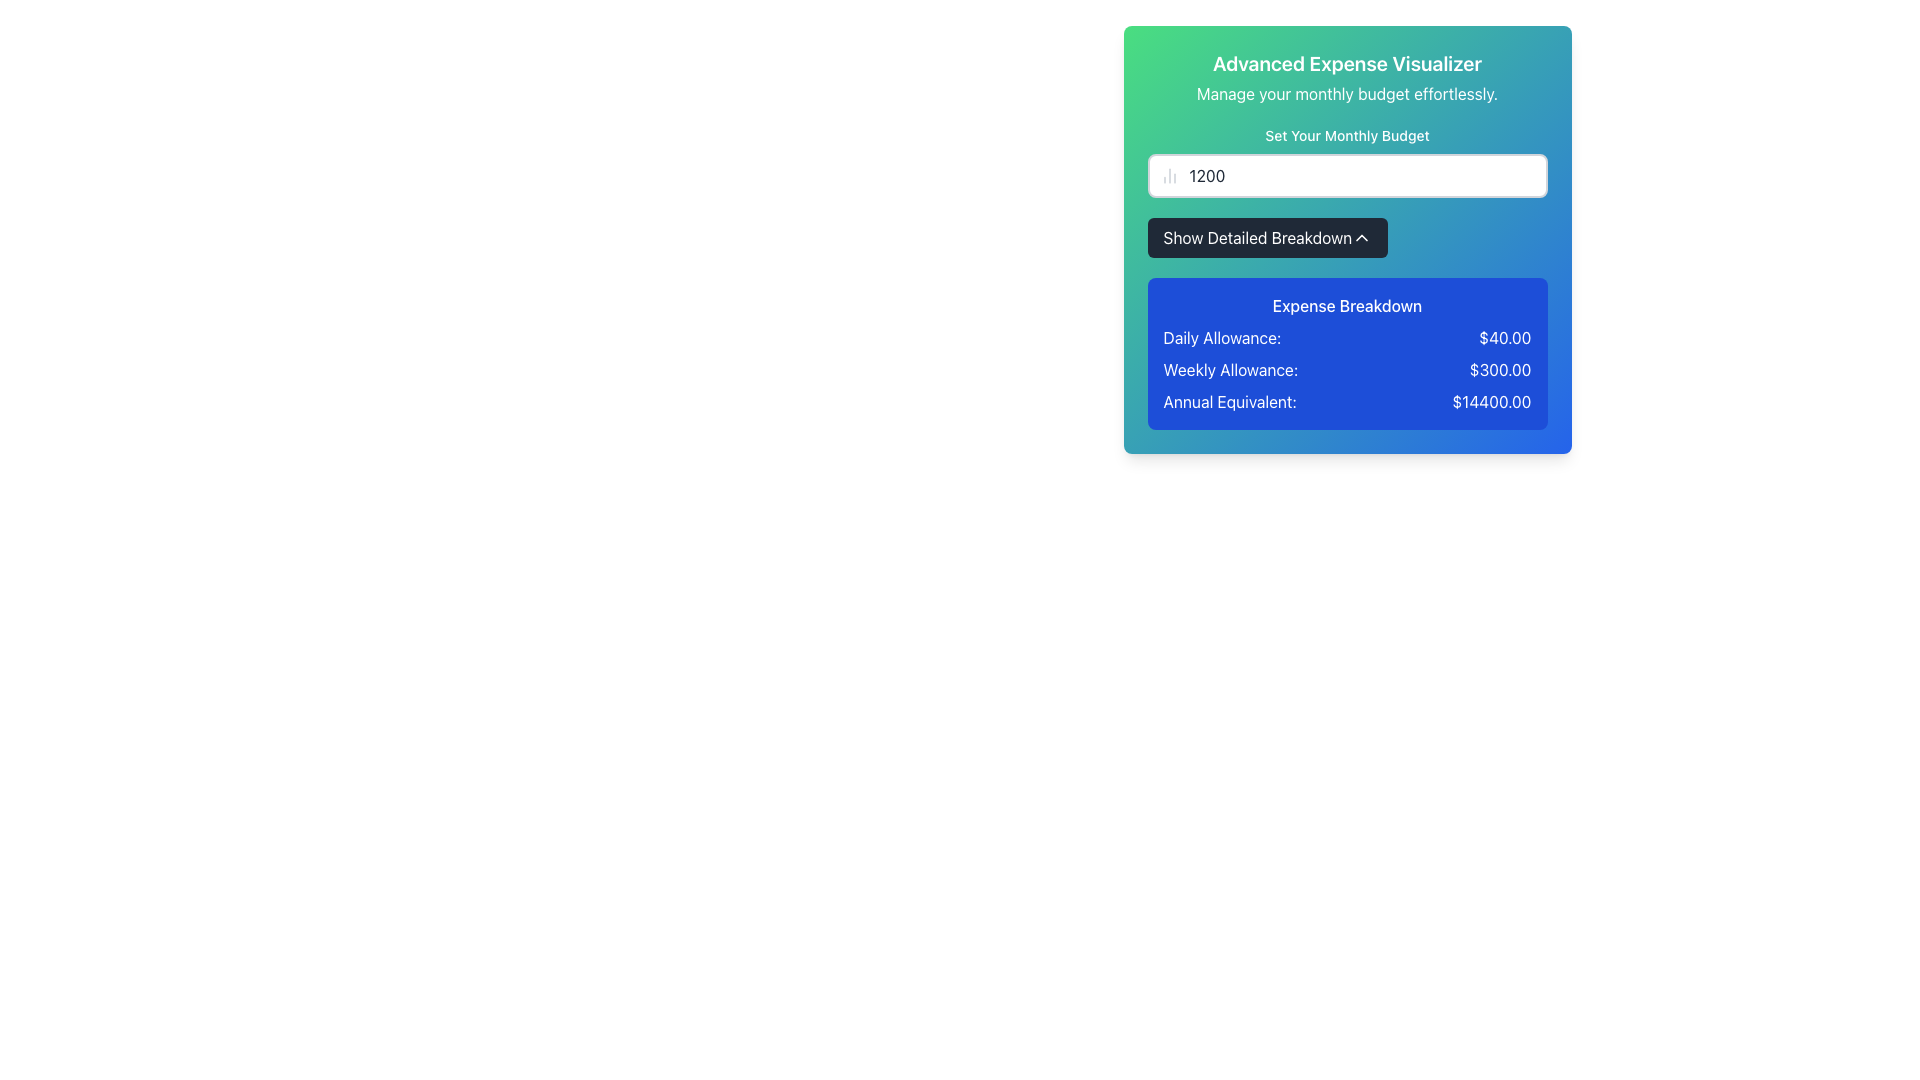  Describe the element at coordinates (1229, 401) in the screenshot. I see `the 'Annual Equivalent:' text label, which is styled in white text on a blue background, located in the 'Expense Breakdown' panel, positioned above the value '$14400.00'` at that location.